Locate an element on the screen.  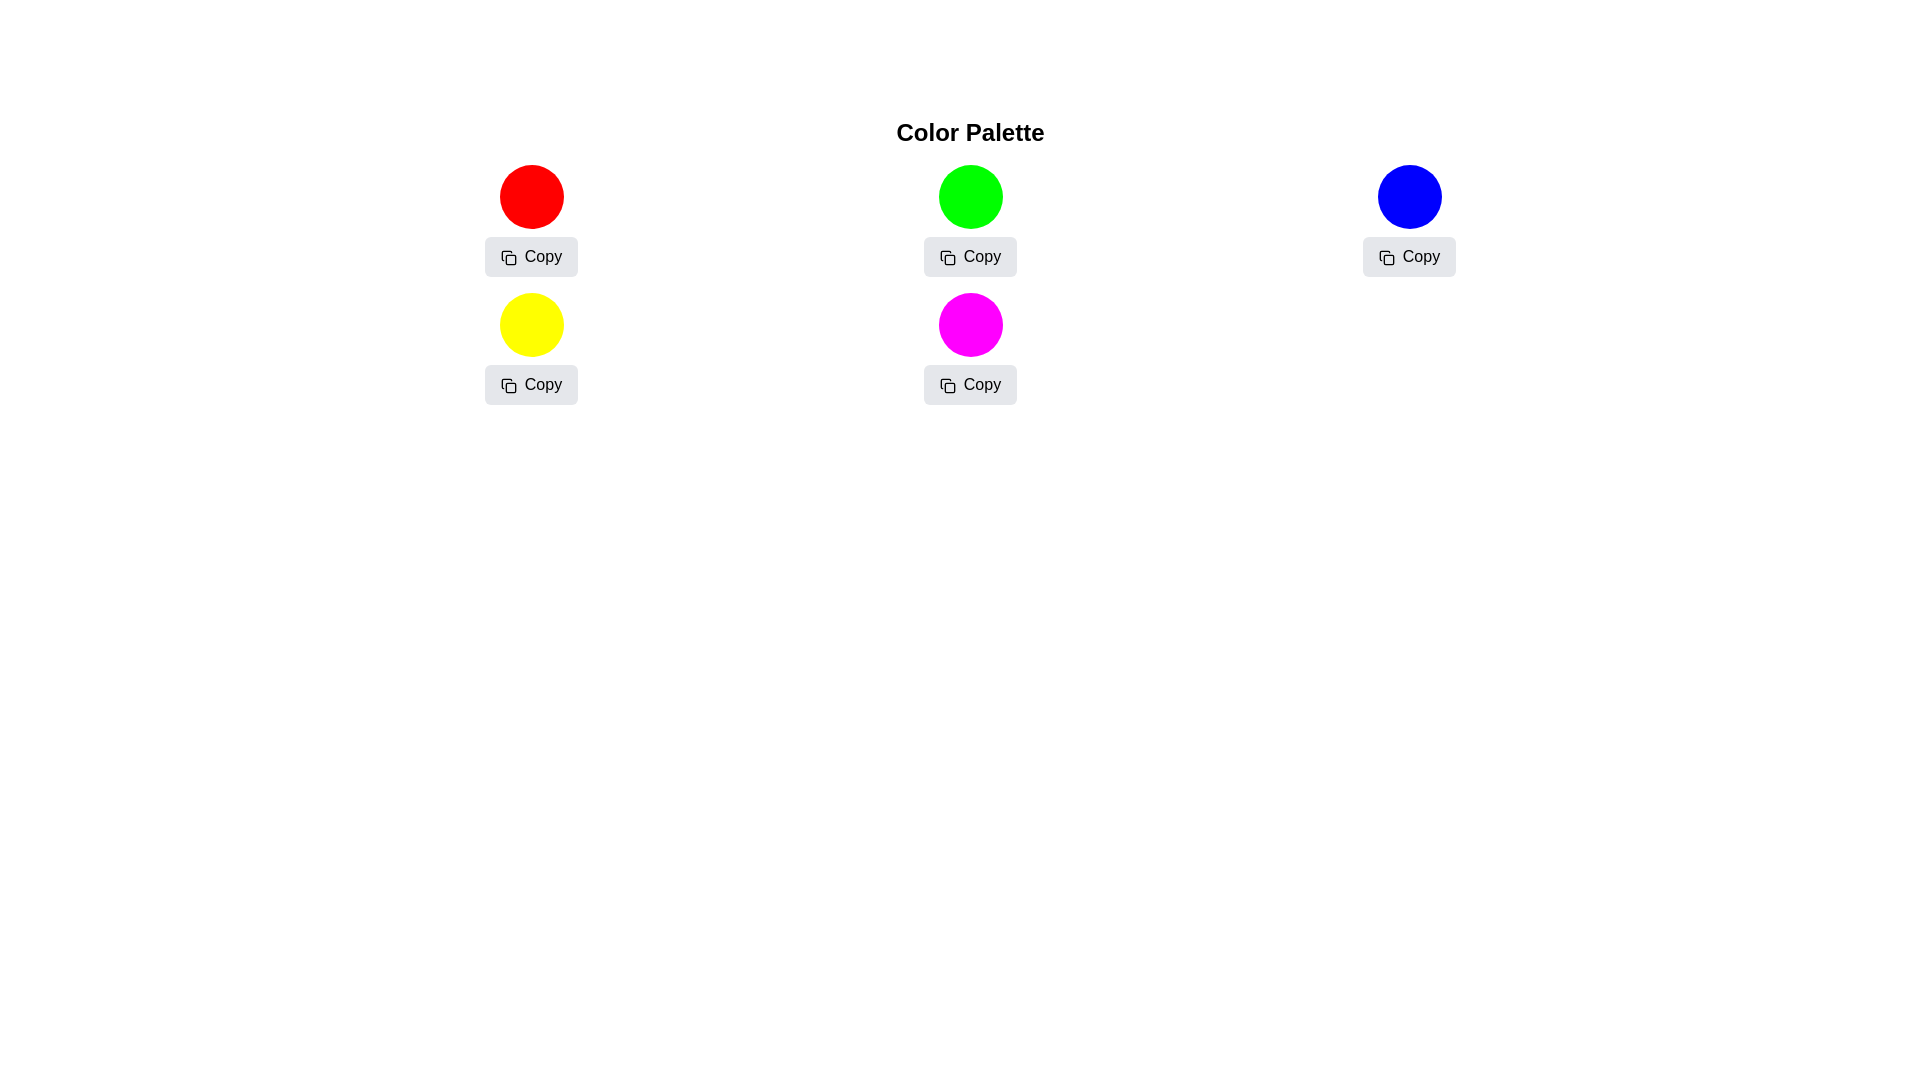
the 'Copy' icon, which resembles two overlapping squares is located at coordinates (508, 385).